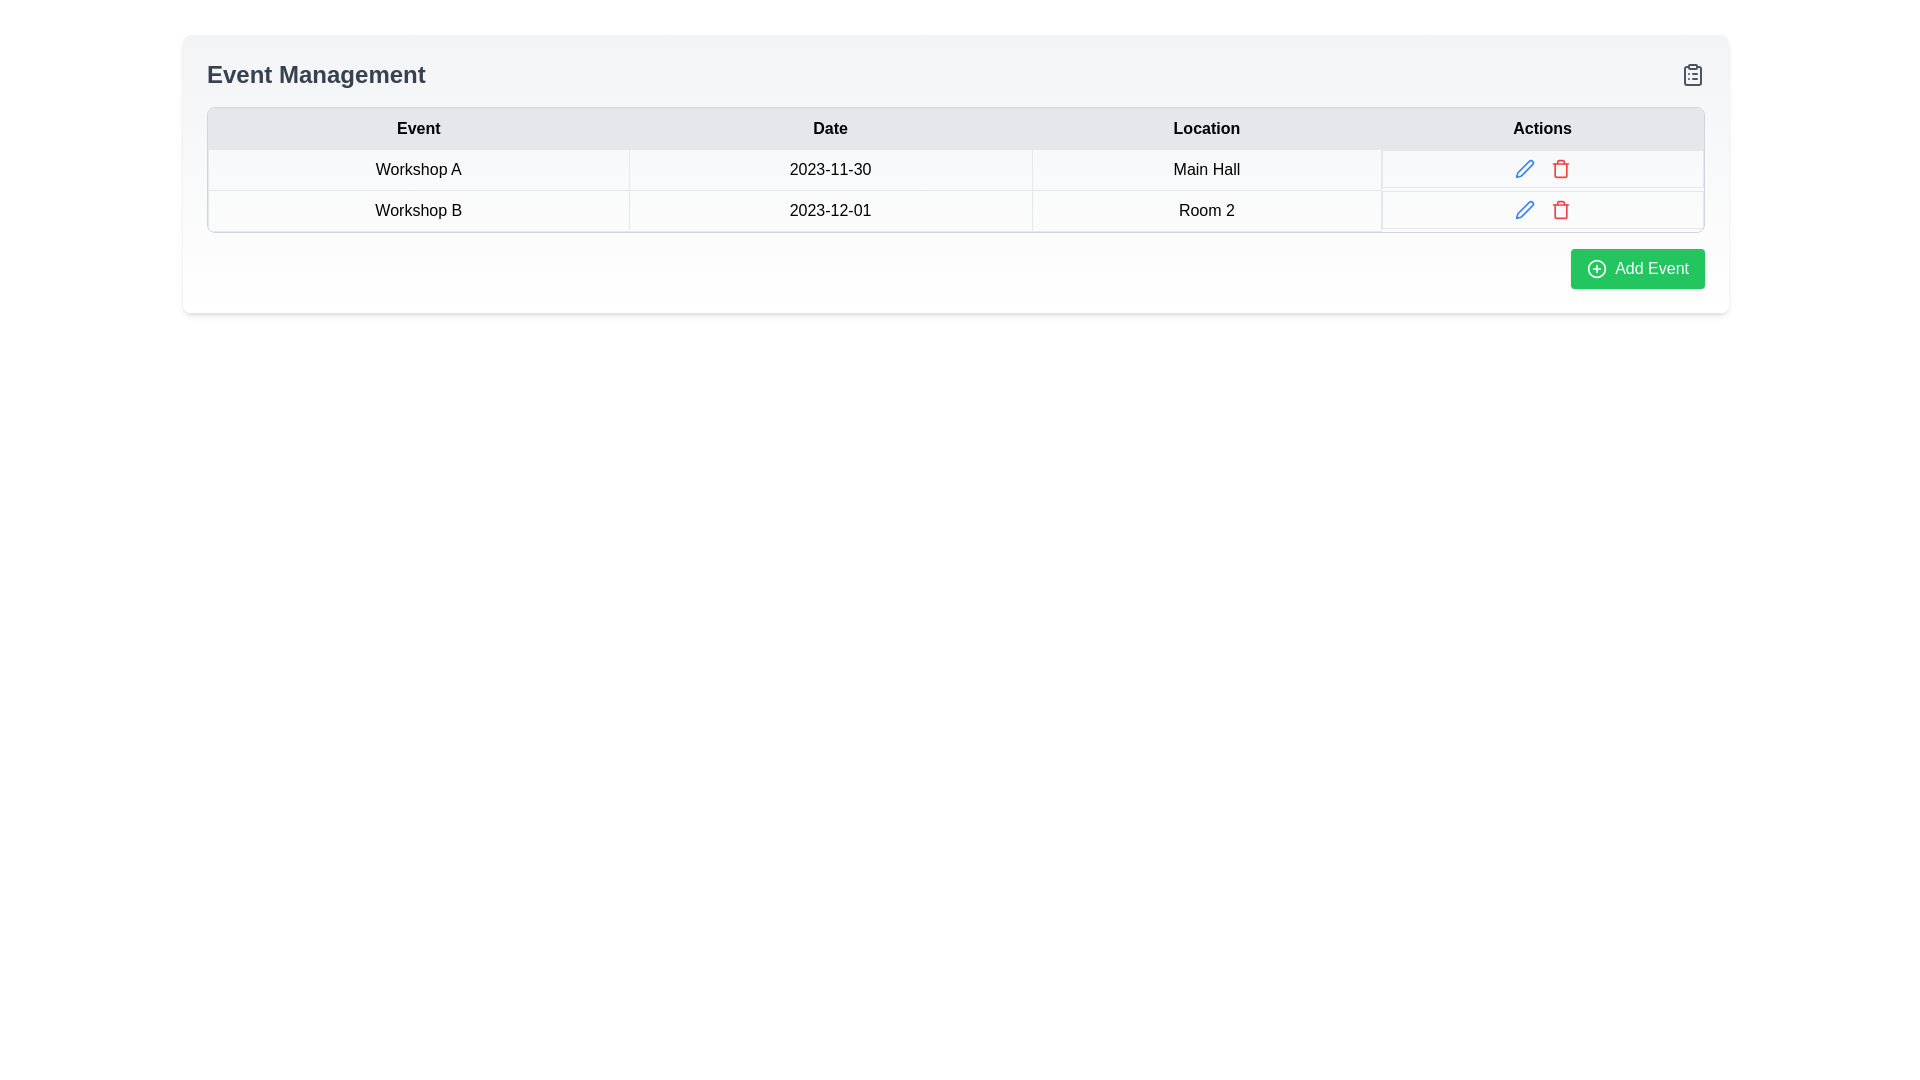 This screenshot has height=1080, width=1920. What do you see at coordinates (1523, 209) in the screenshot?
I see `the edit button in the 'Actions' column corresponding to 'Workshop A'` at bounding box center [1523, 209].